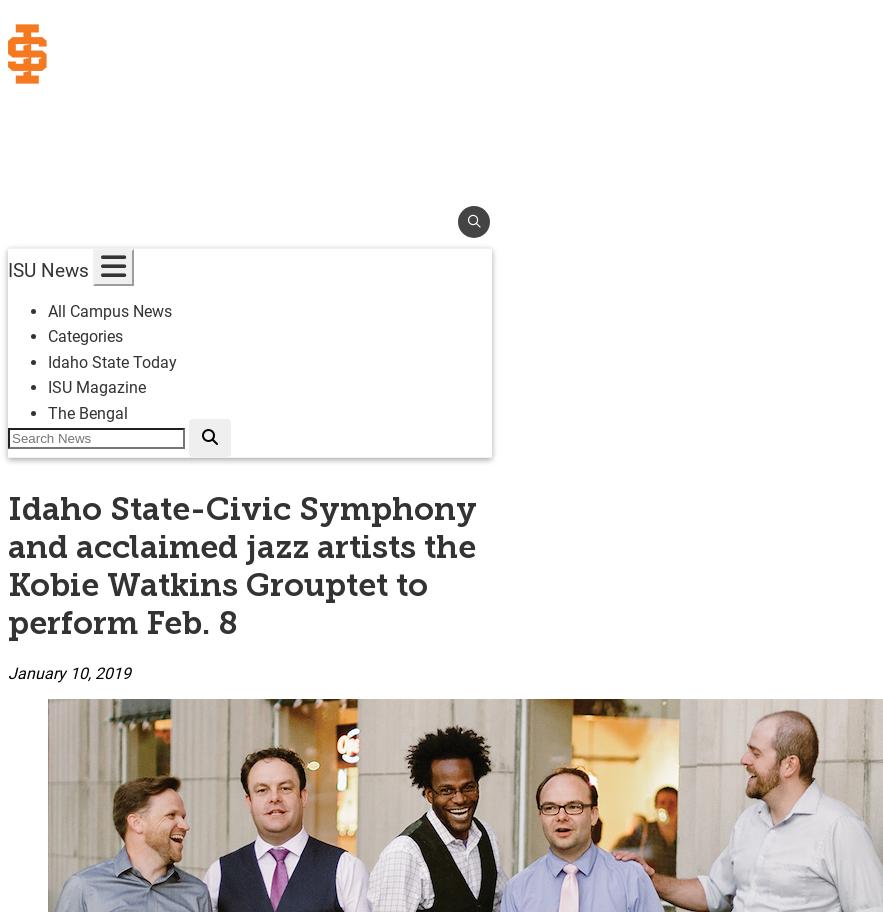  I want to click on 'Bookstore', so click(42, 617).